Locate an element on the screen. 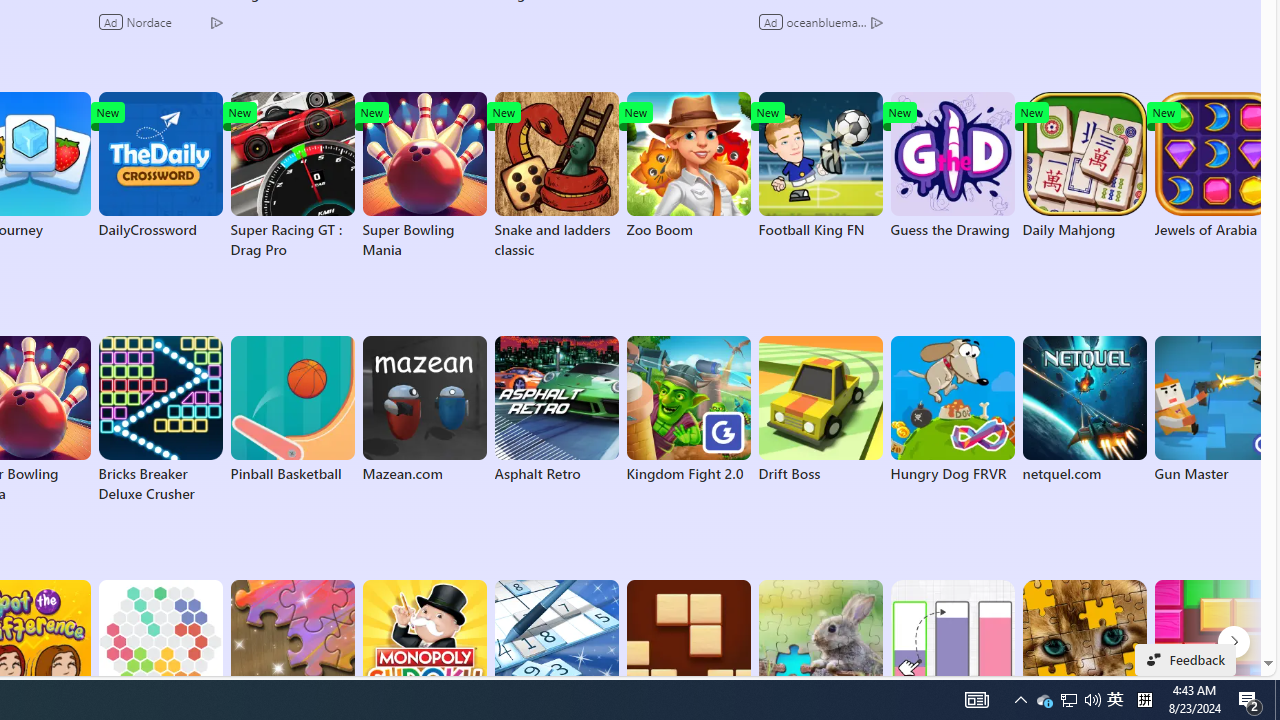 This screenshot has width=1280, height=720. 'Asphalt Retro' is located at coordinates (556, 409).